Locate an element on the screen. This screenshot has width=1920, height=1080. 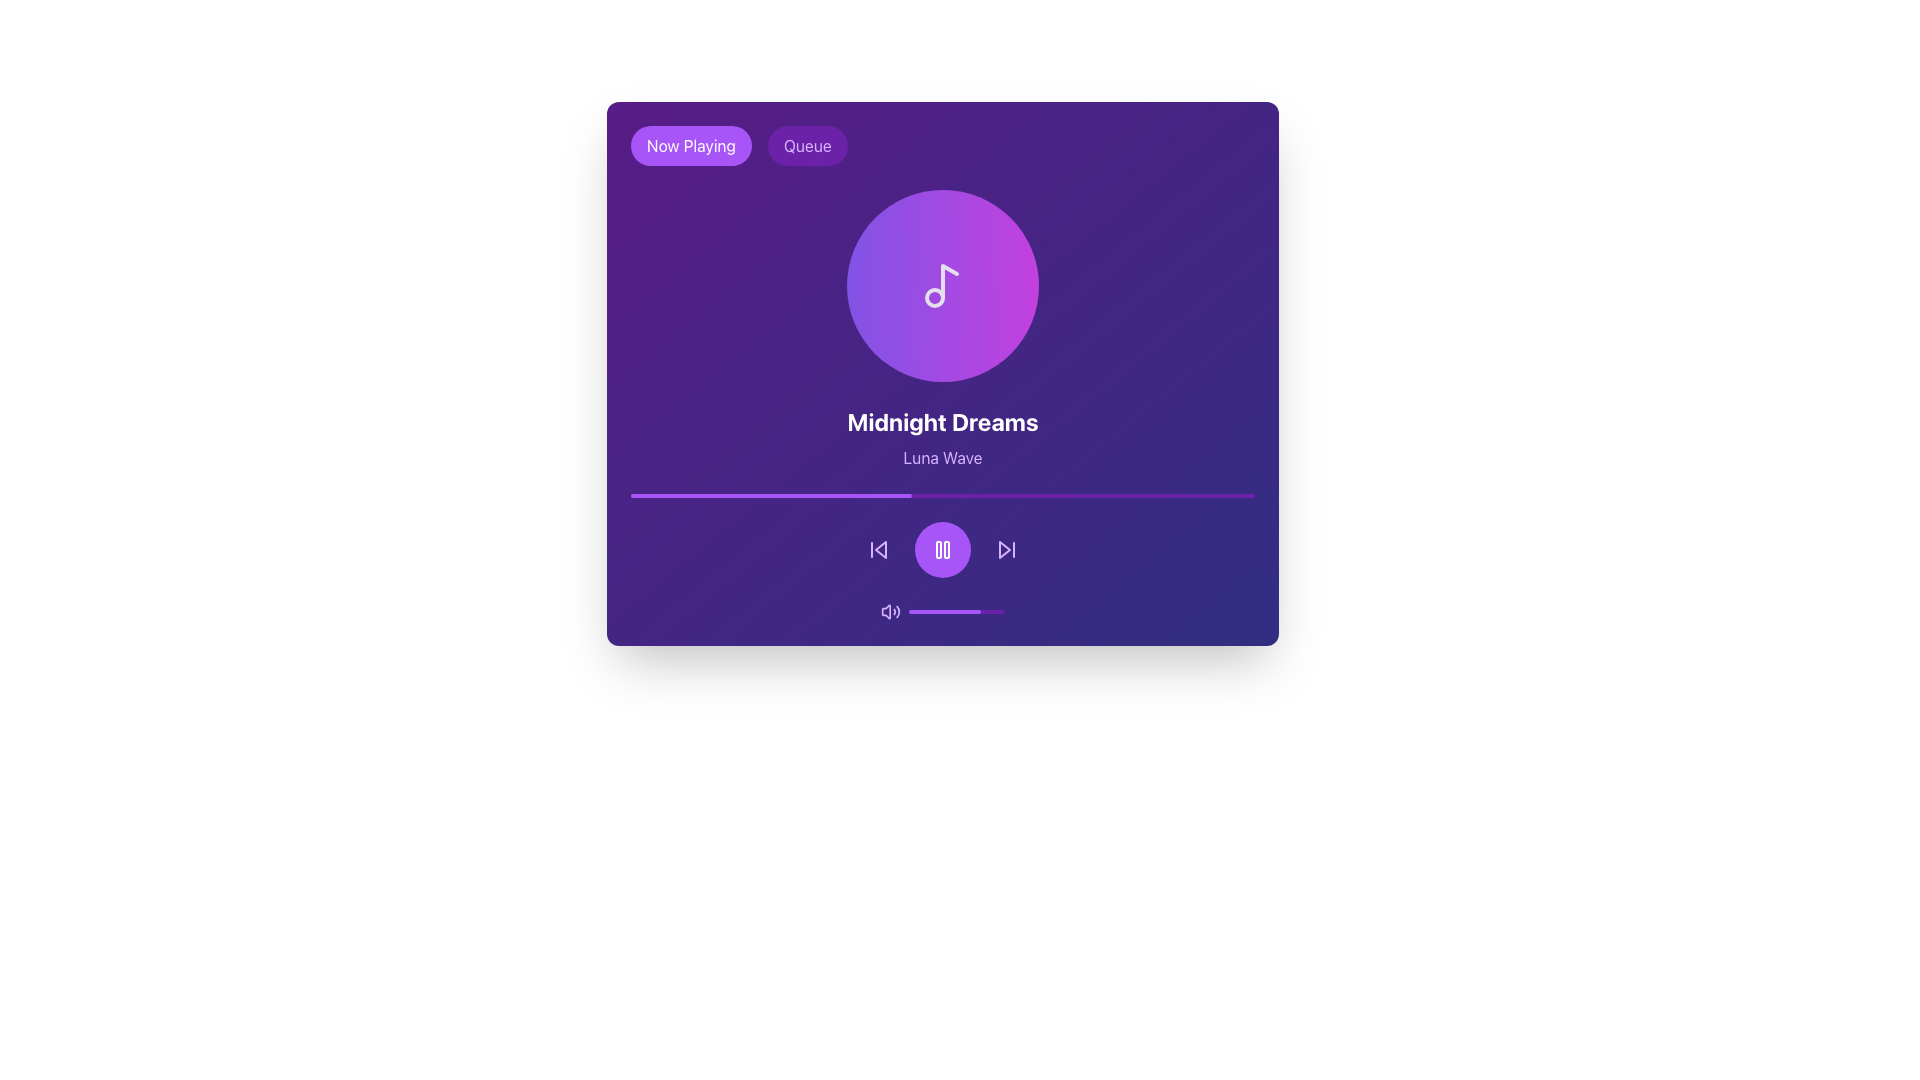
the musical note icon, which is white and located centrally within a circular purple-pink gradient background above the text 'Midnight Dreams' is located at coordinates (941, 285).